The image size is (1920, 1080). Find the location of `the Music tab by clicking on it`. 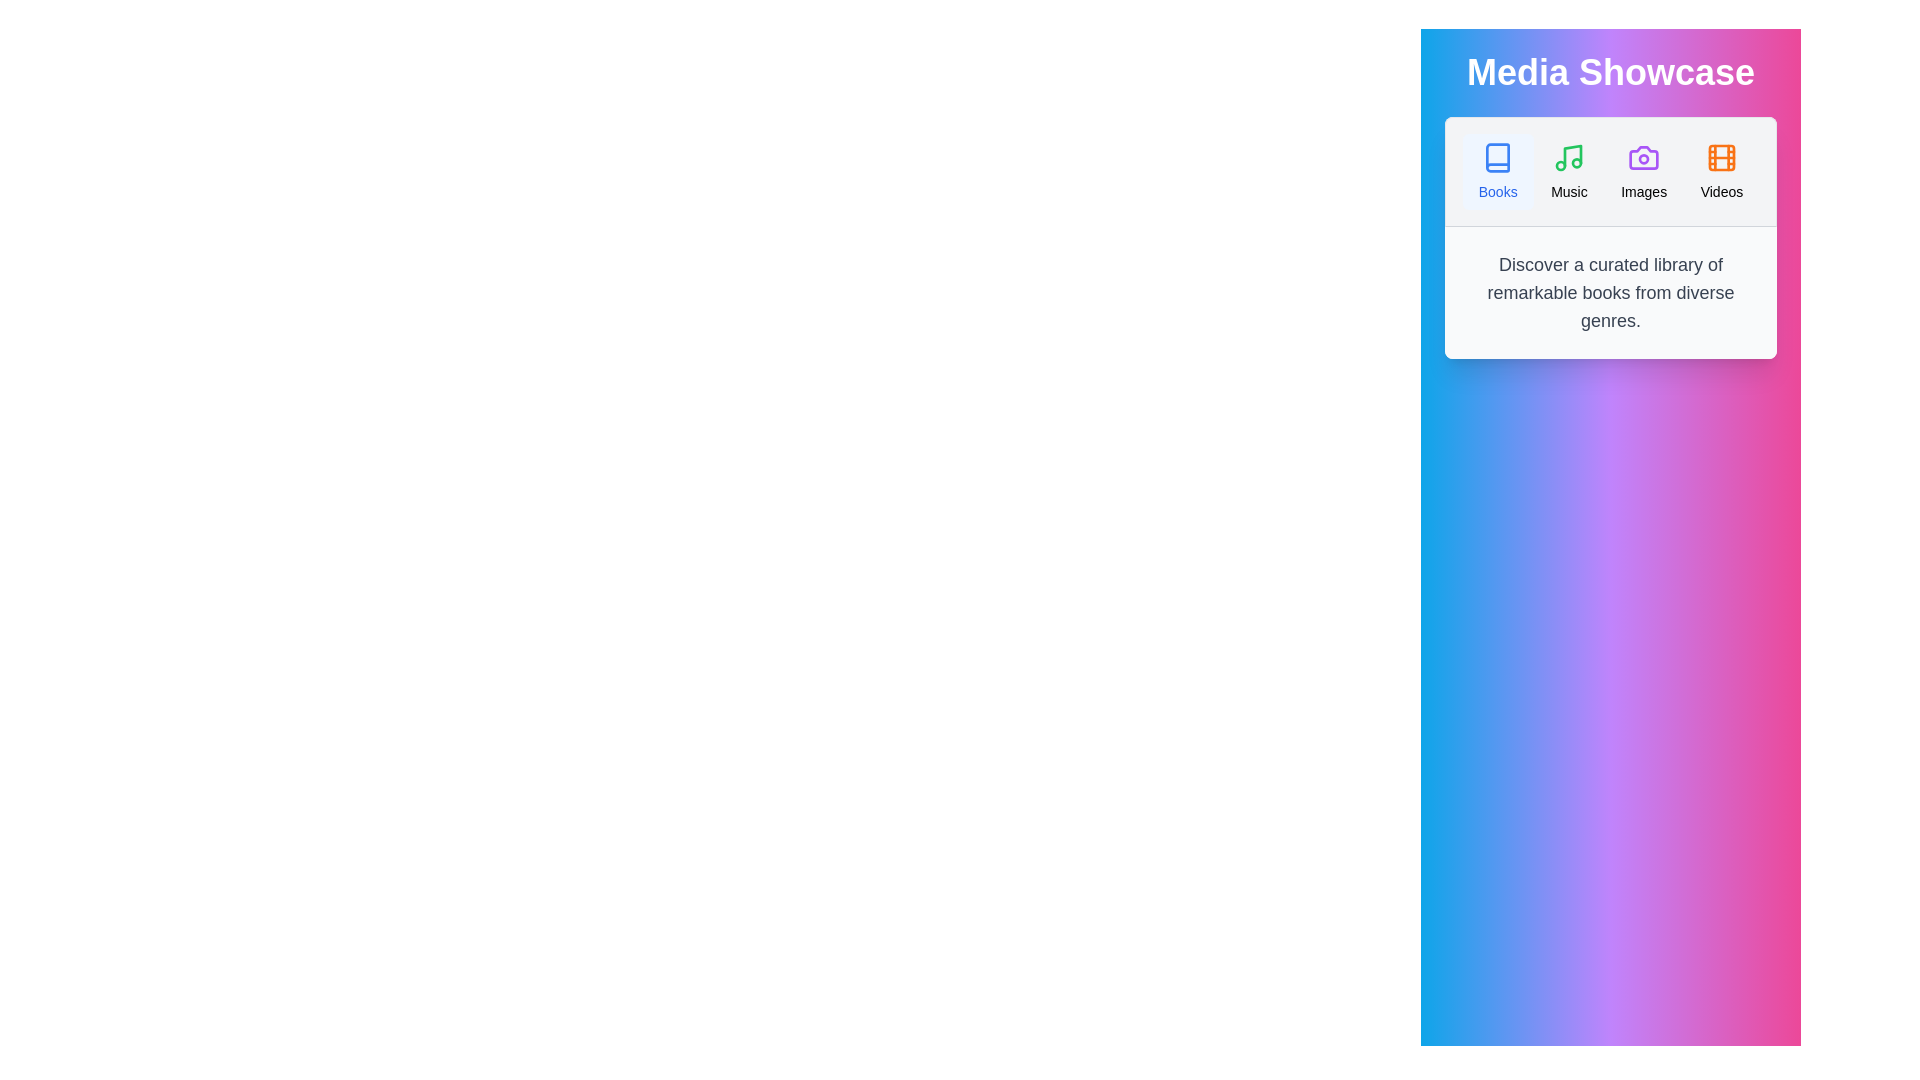

the Music tab by clicking on it is located at coordinates (1568, 171).